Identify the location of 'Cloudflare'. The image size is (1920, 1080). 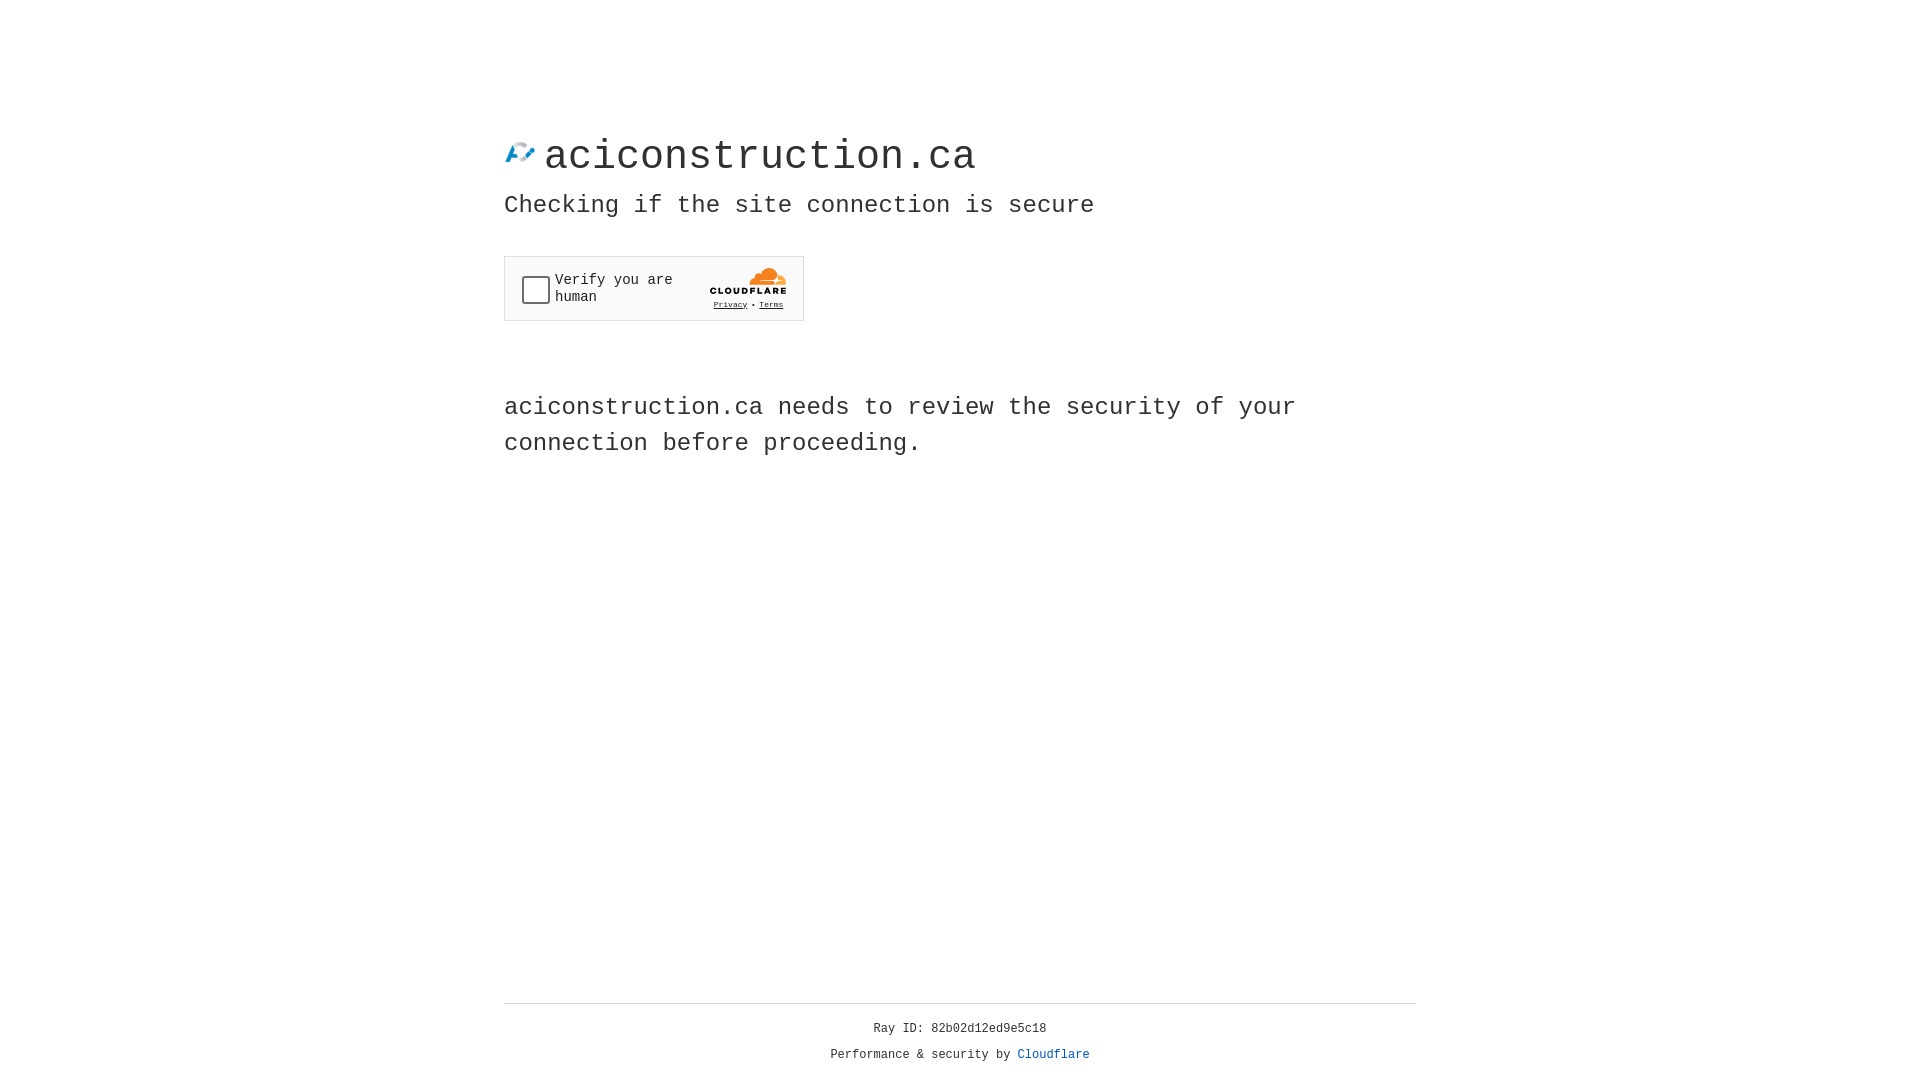
(1053, 1054).